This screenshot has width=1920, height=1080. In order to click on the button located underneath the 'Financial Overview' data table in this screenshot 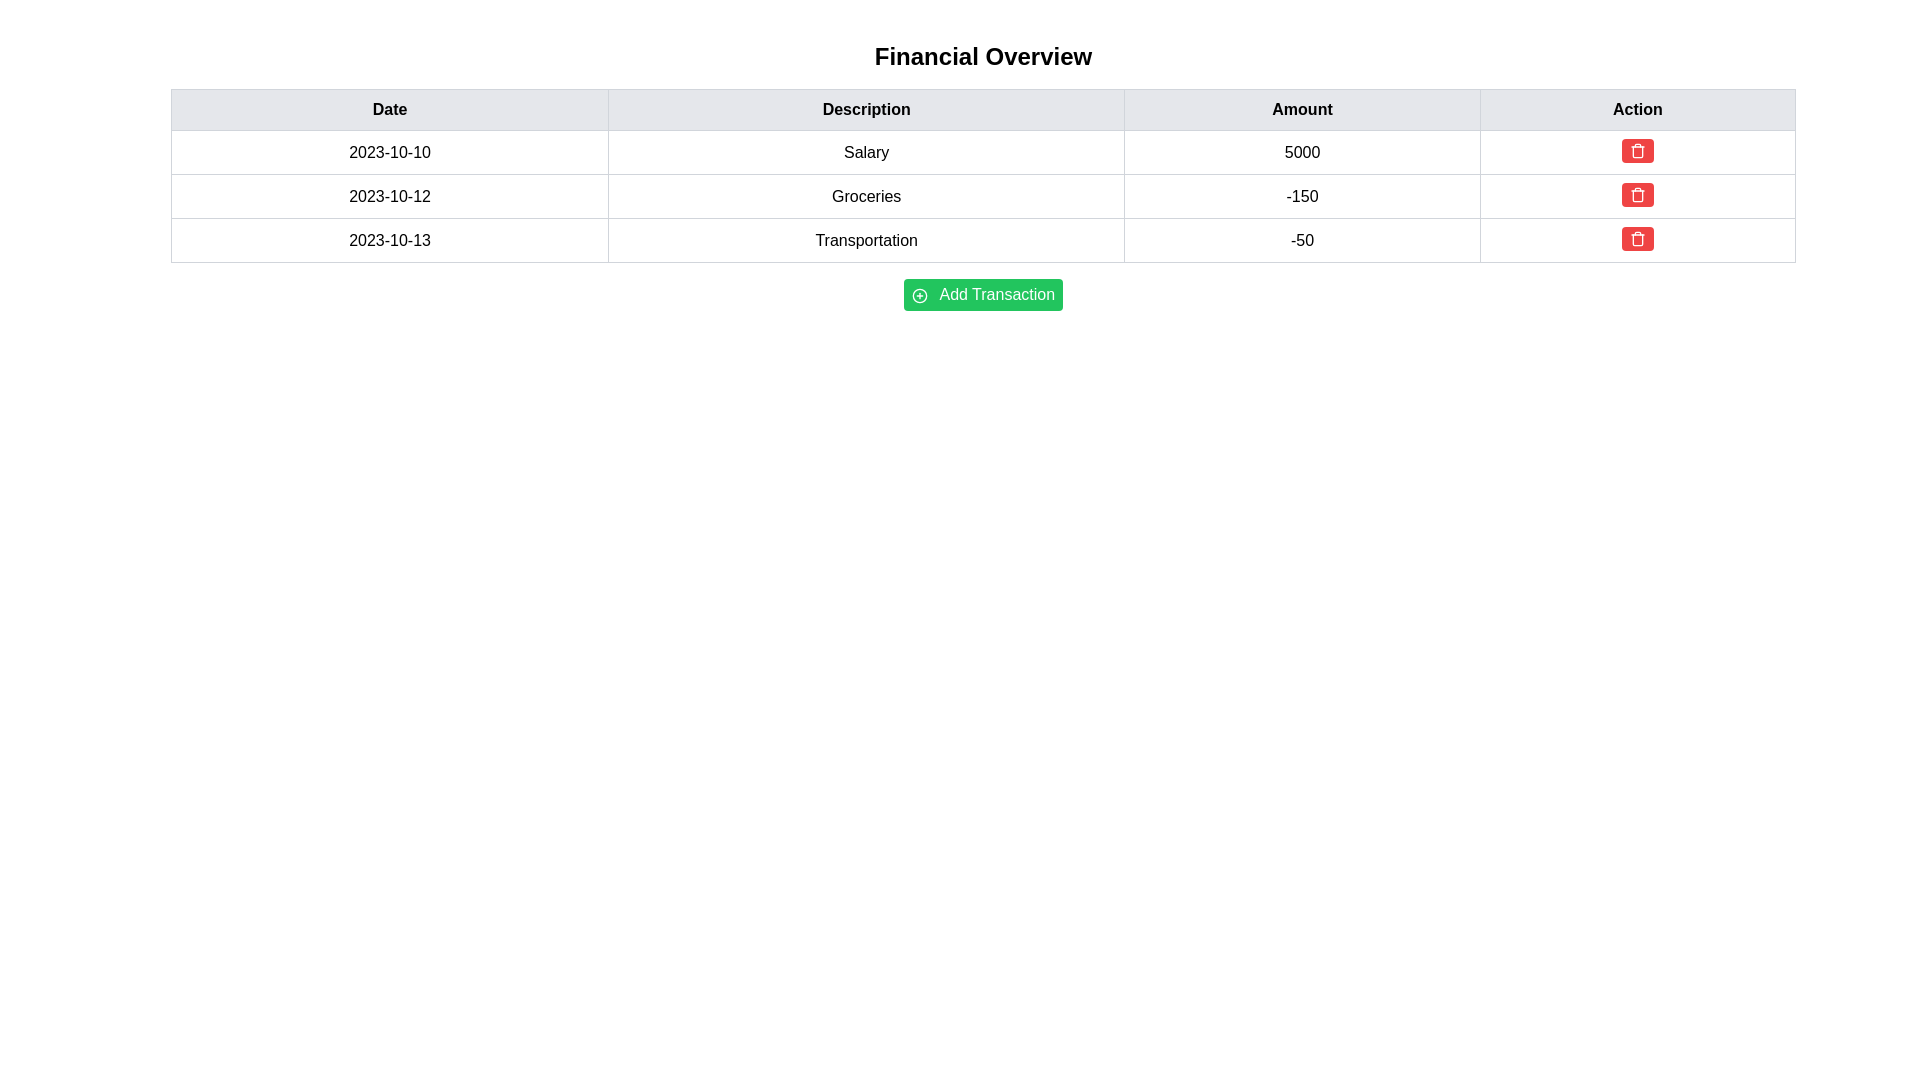, I will do `click(983, 294)`.